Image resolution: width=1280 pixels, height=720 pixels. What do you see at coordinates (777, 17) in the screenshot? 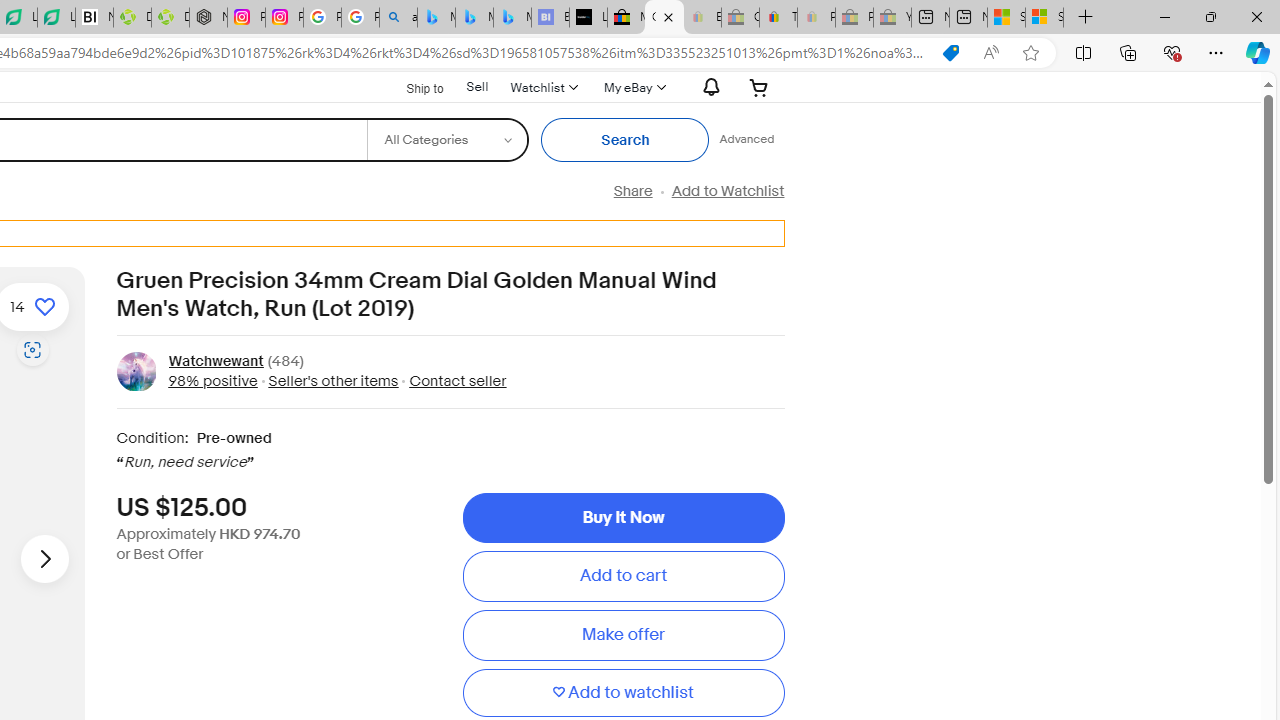
I see `'Threats and offensive language policy | eBay'` at bounding box center [777, 17].